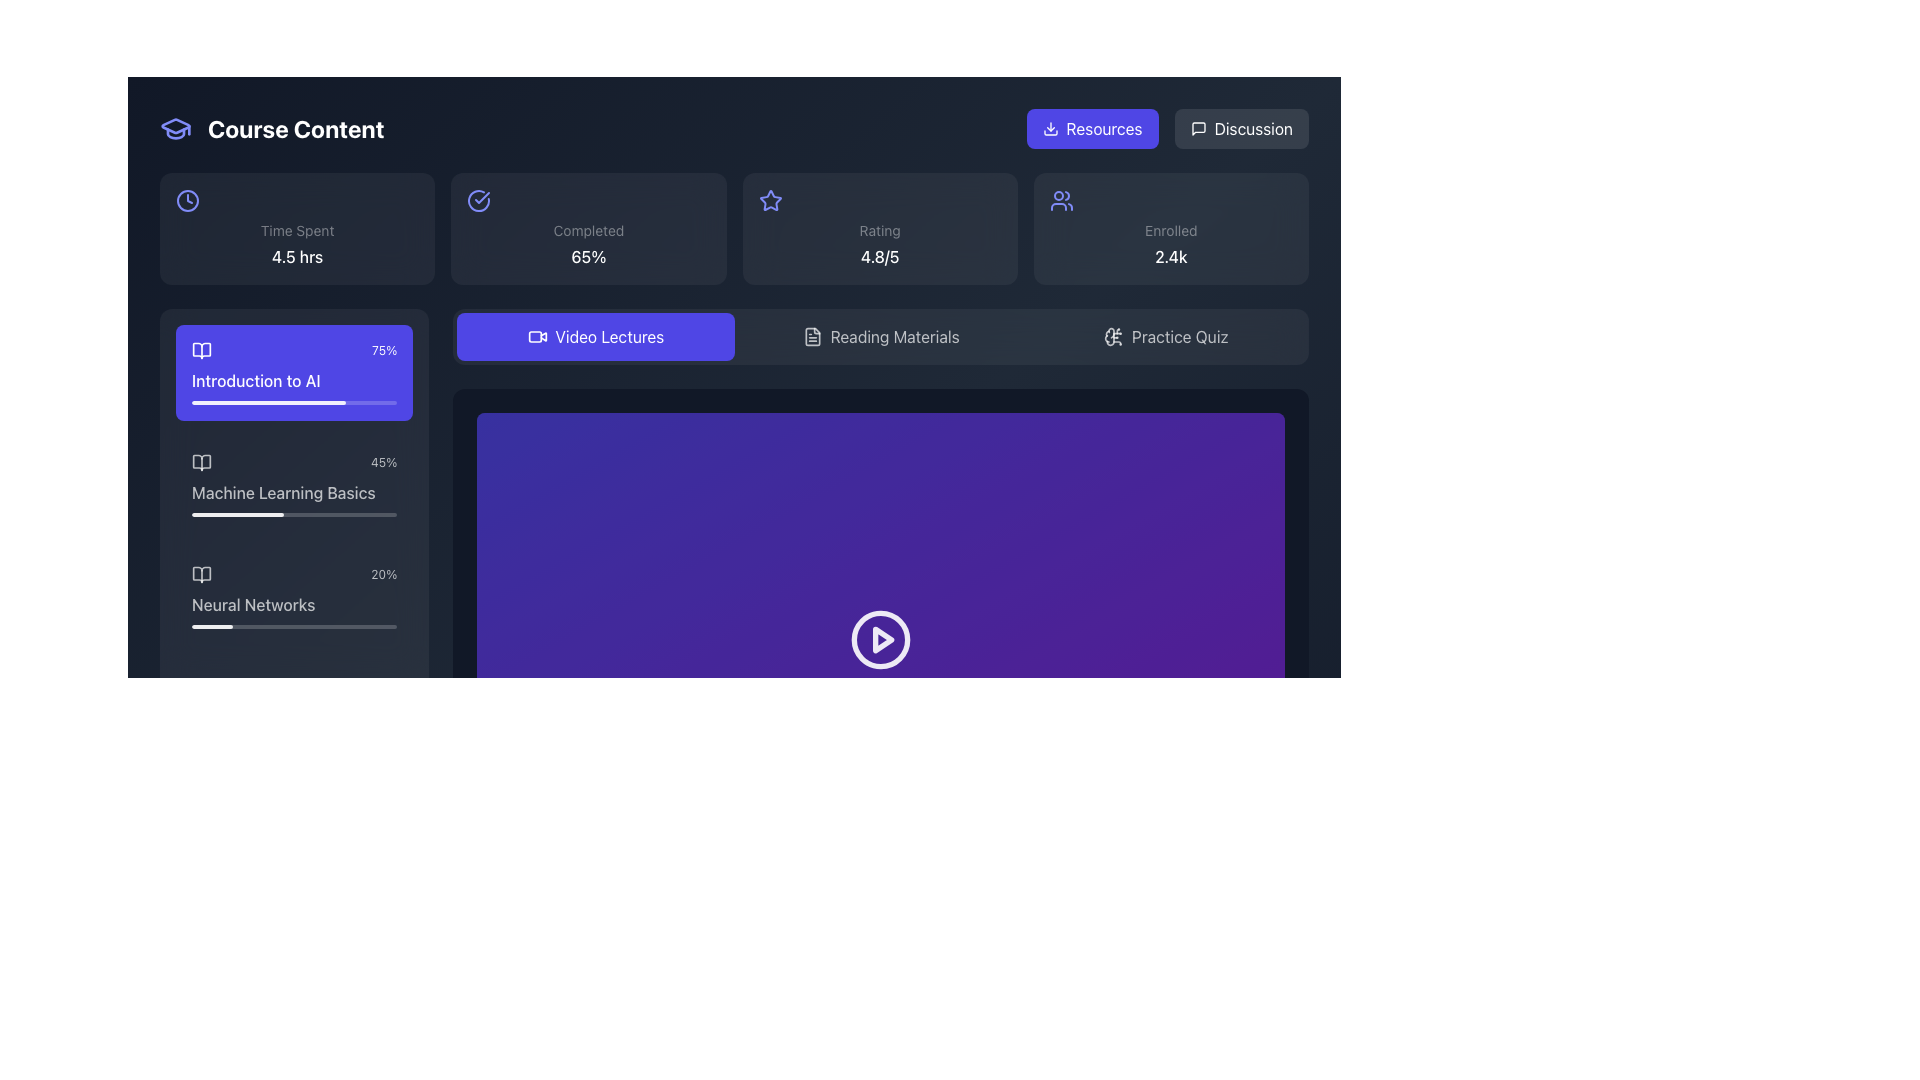 The width and height of the screenshot is (1920, 1080). Describe the element at coordinates (271, 402) in the screenshot. I see `the progress bar` at that location.